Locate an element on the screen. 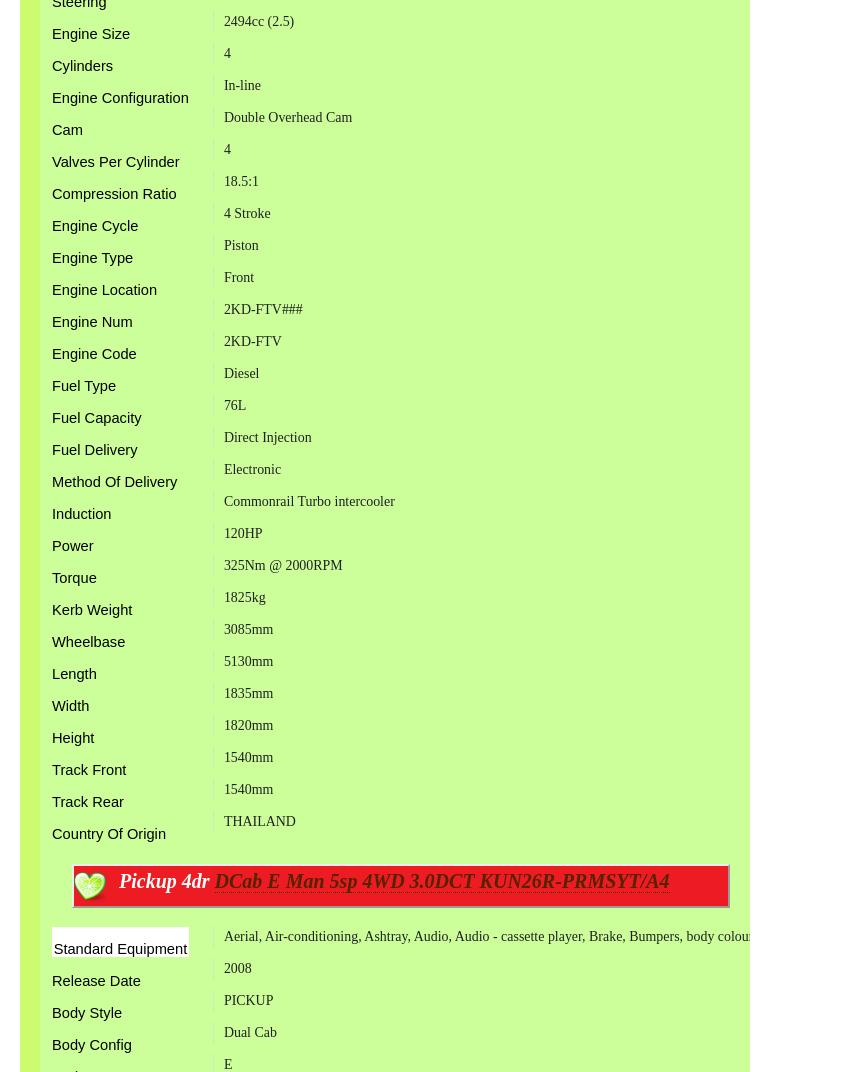  'Fuel Type' is located at coordinates (82, 386).